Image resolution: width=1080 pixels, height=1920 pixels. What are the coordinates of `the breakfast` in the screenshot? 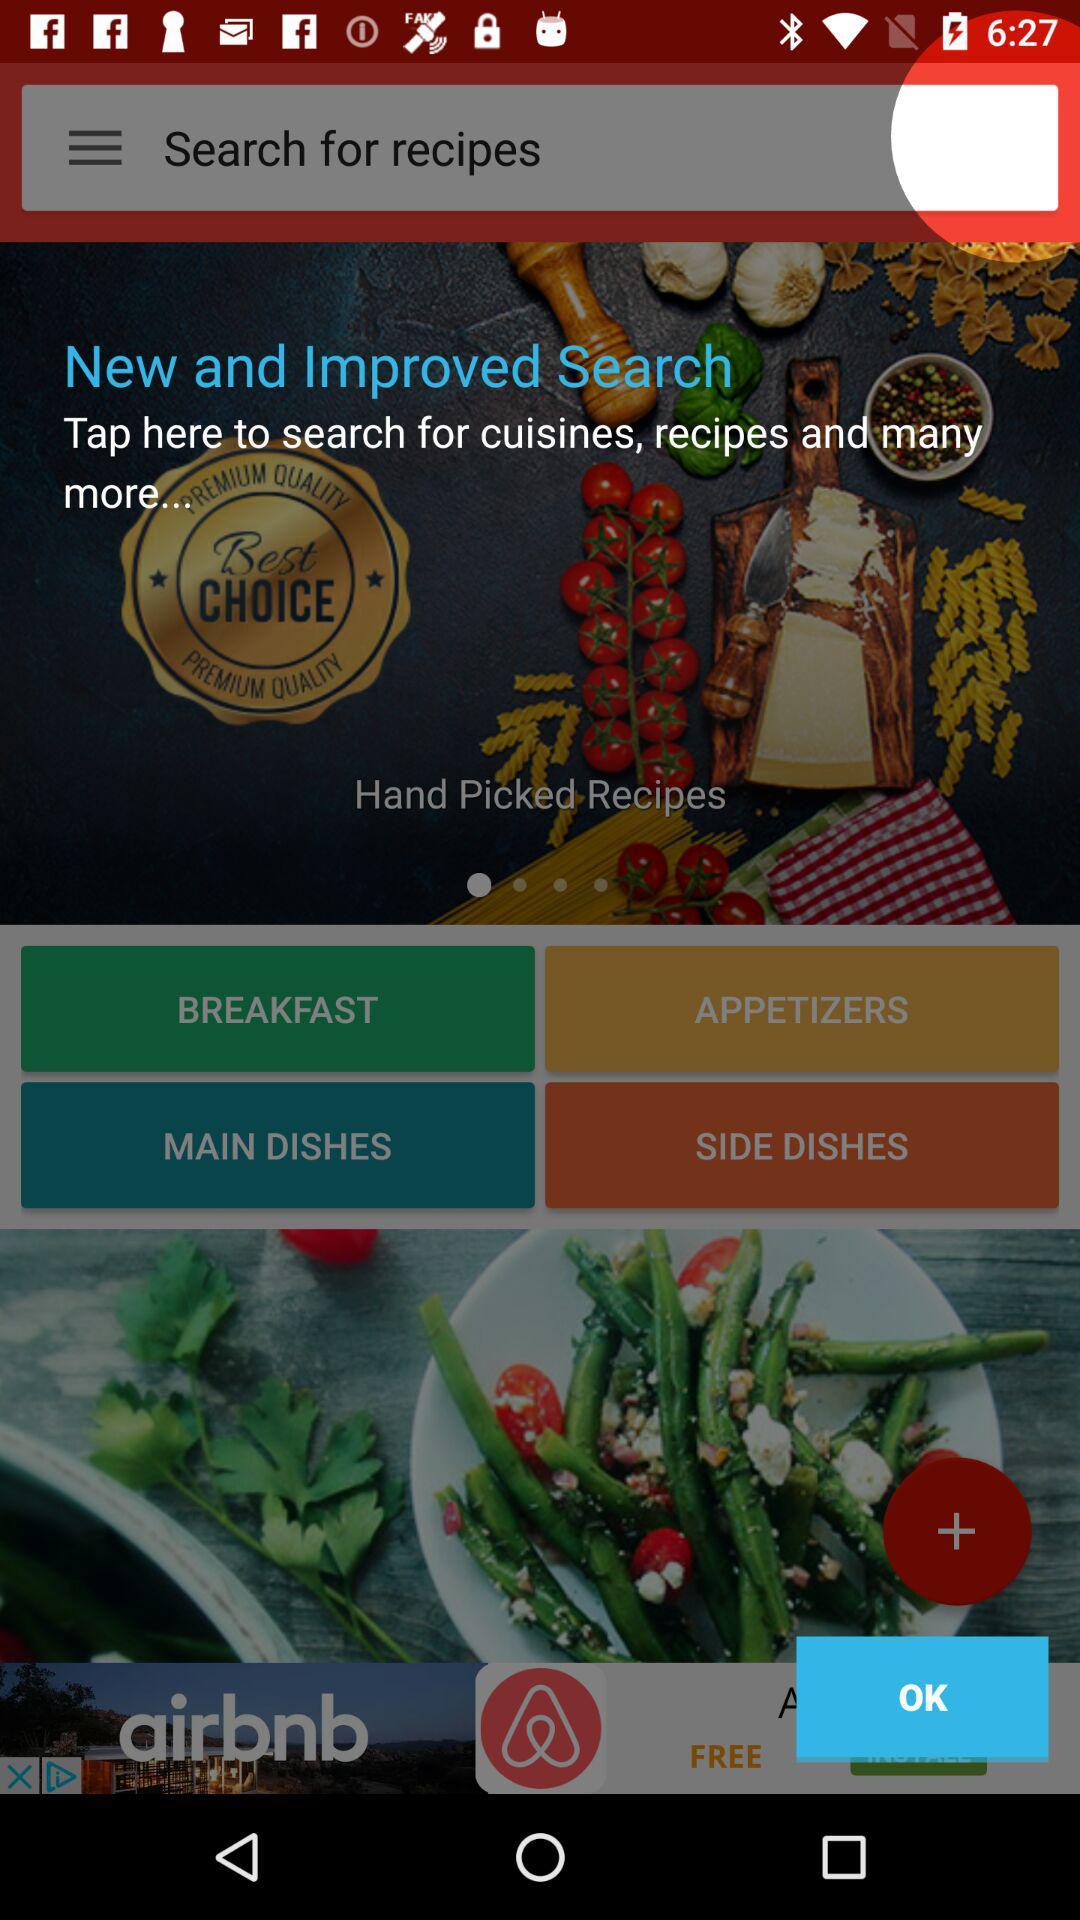 It's located at (277, 1008).